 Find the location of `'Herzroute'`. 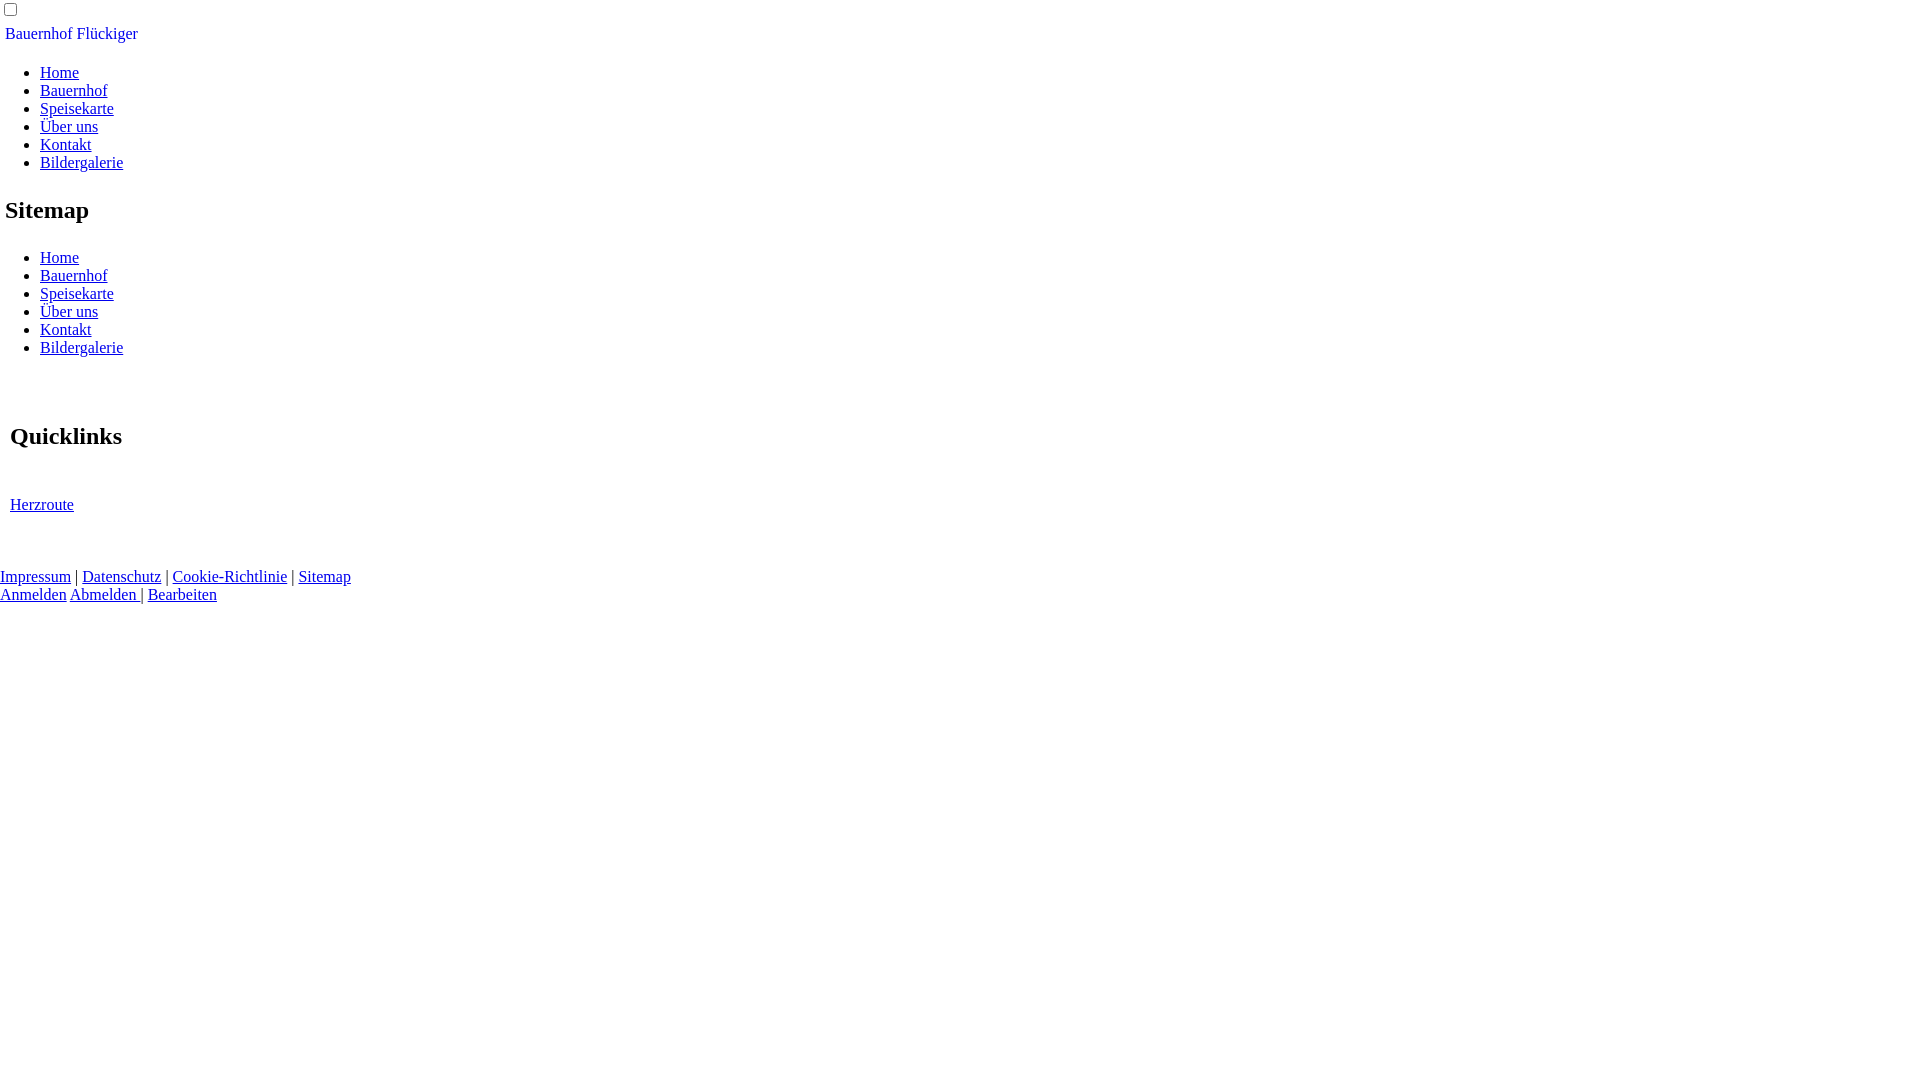

'Herzroute' is located at coordinates (42, 503).